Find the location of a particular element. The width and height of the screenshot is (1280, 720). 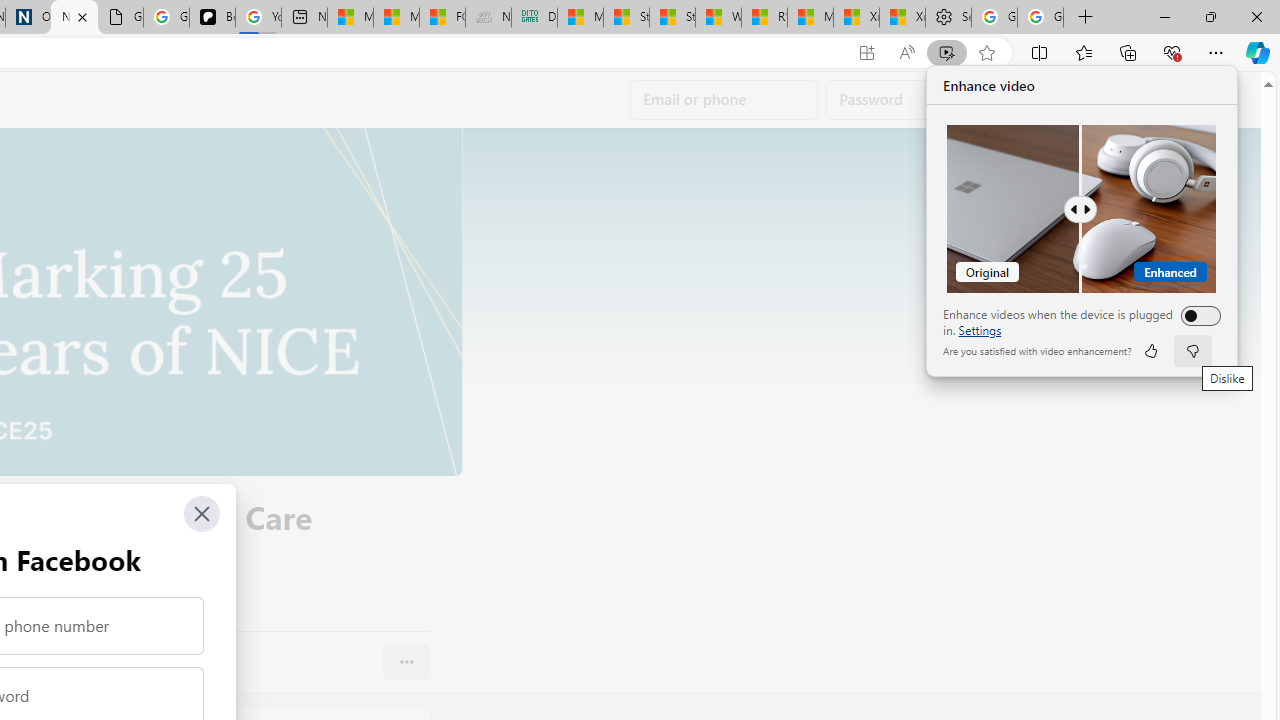

'App available. Install Facebook' is located at coordinates (867, 52).